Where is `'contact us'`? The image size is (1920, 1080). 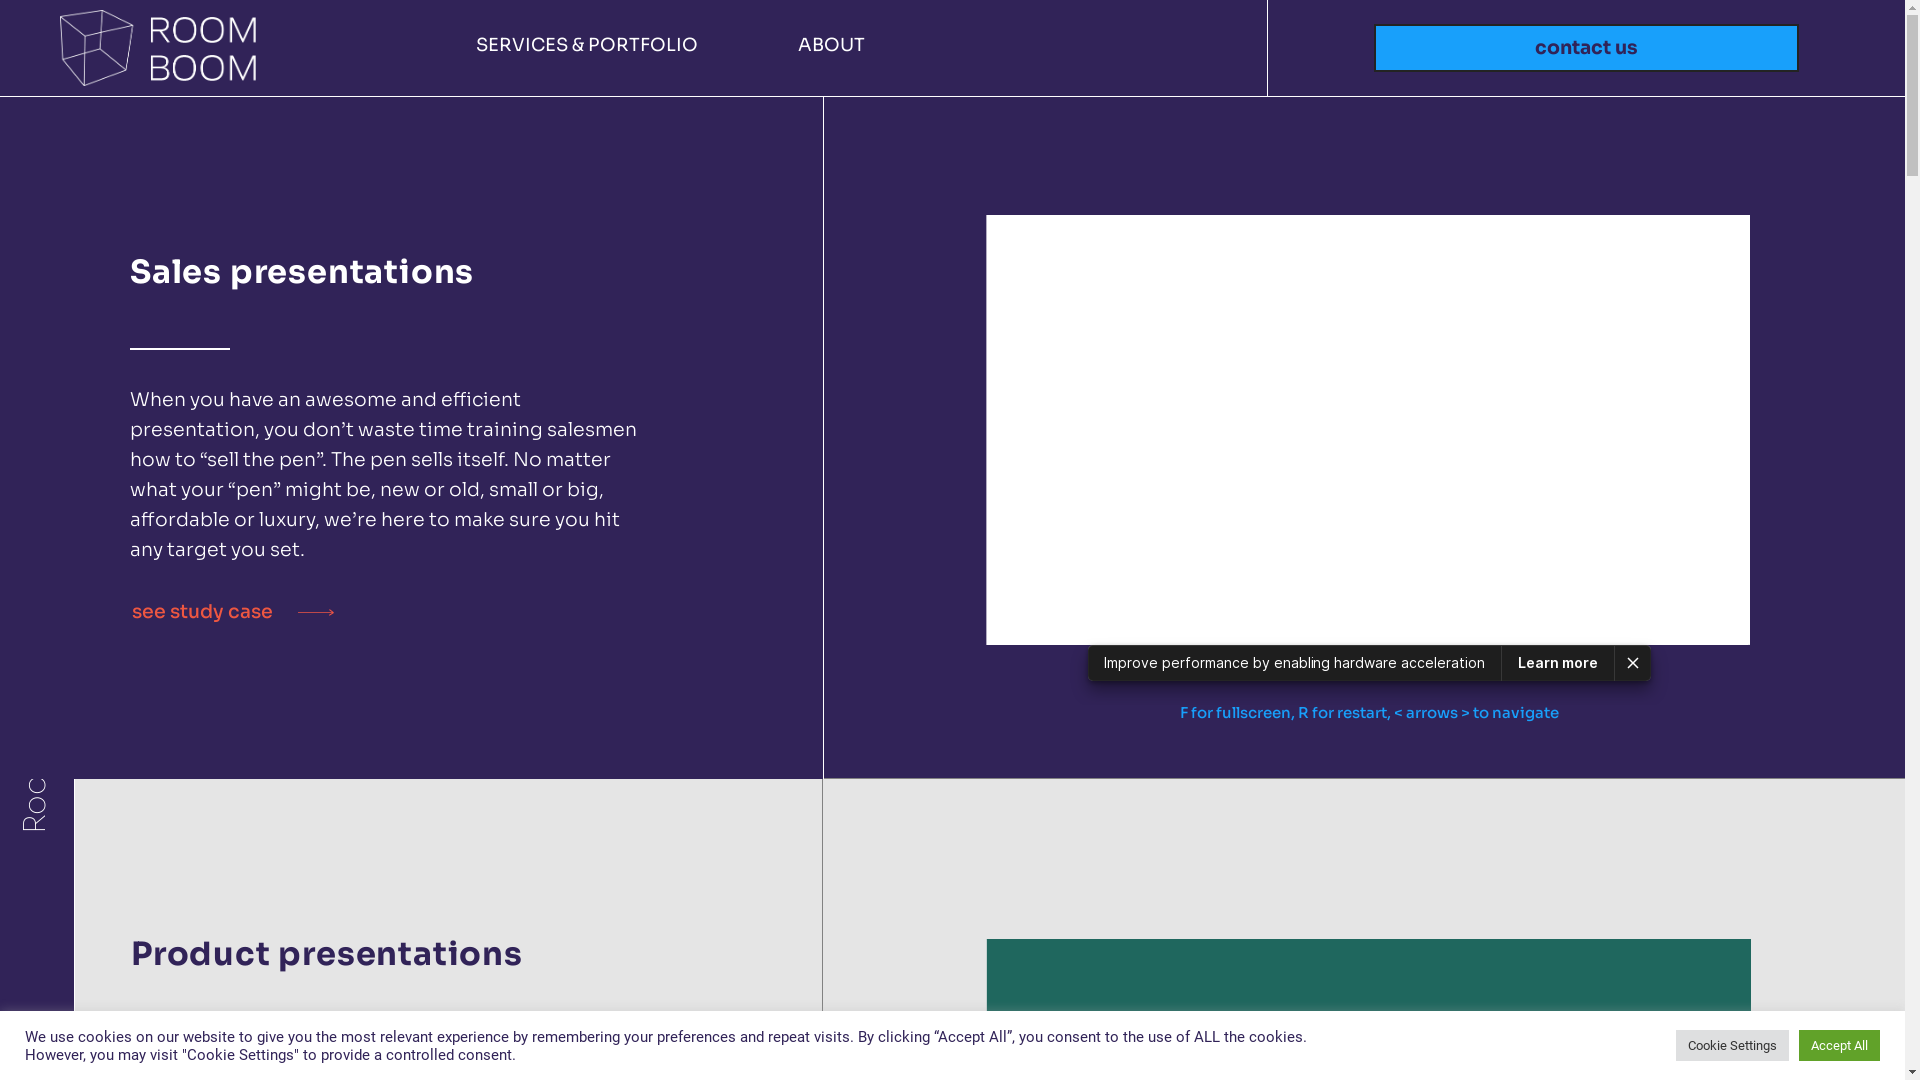 'contact us' is located at coordinates (1585, 47).